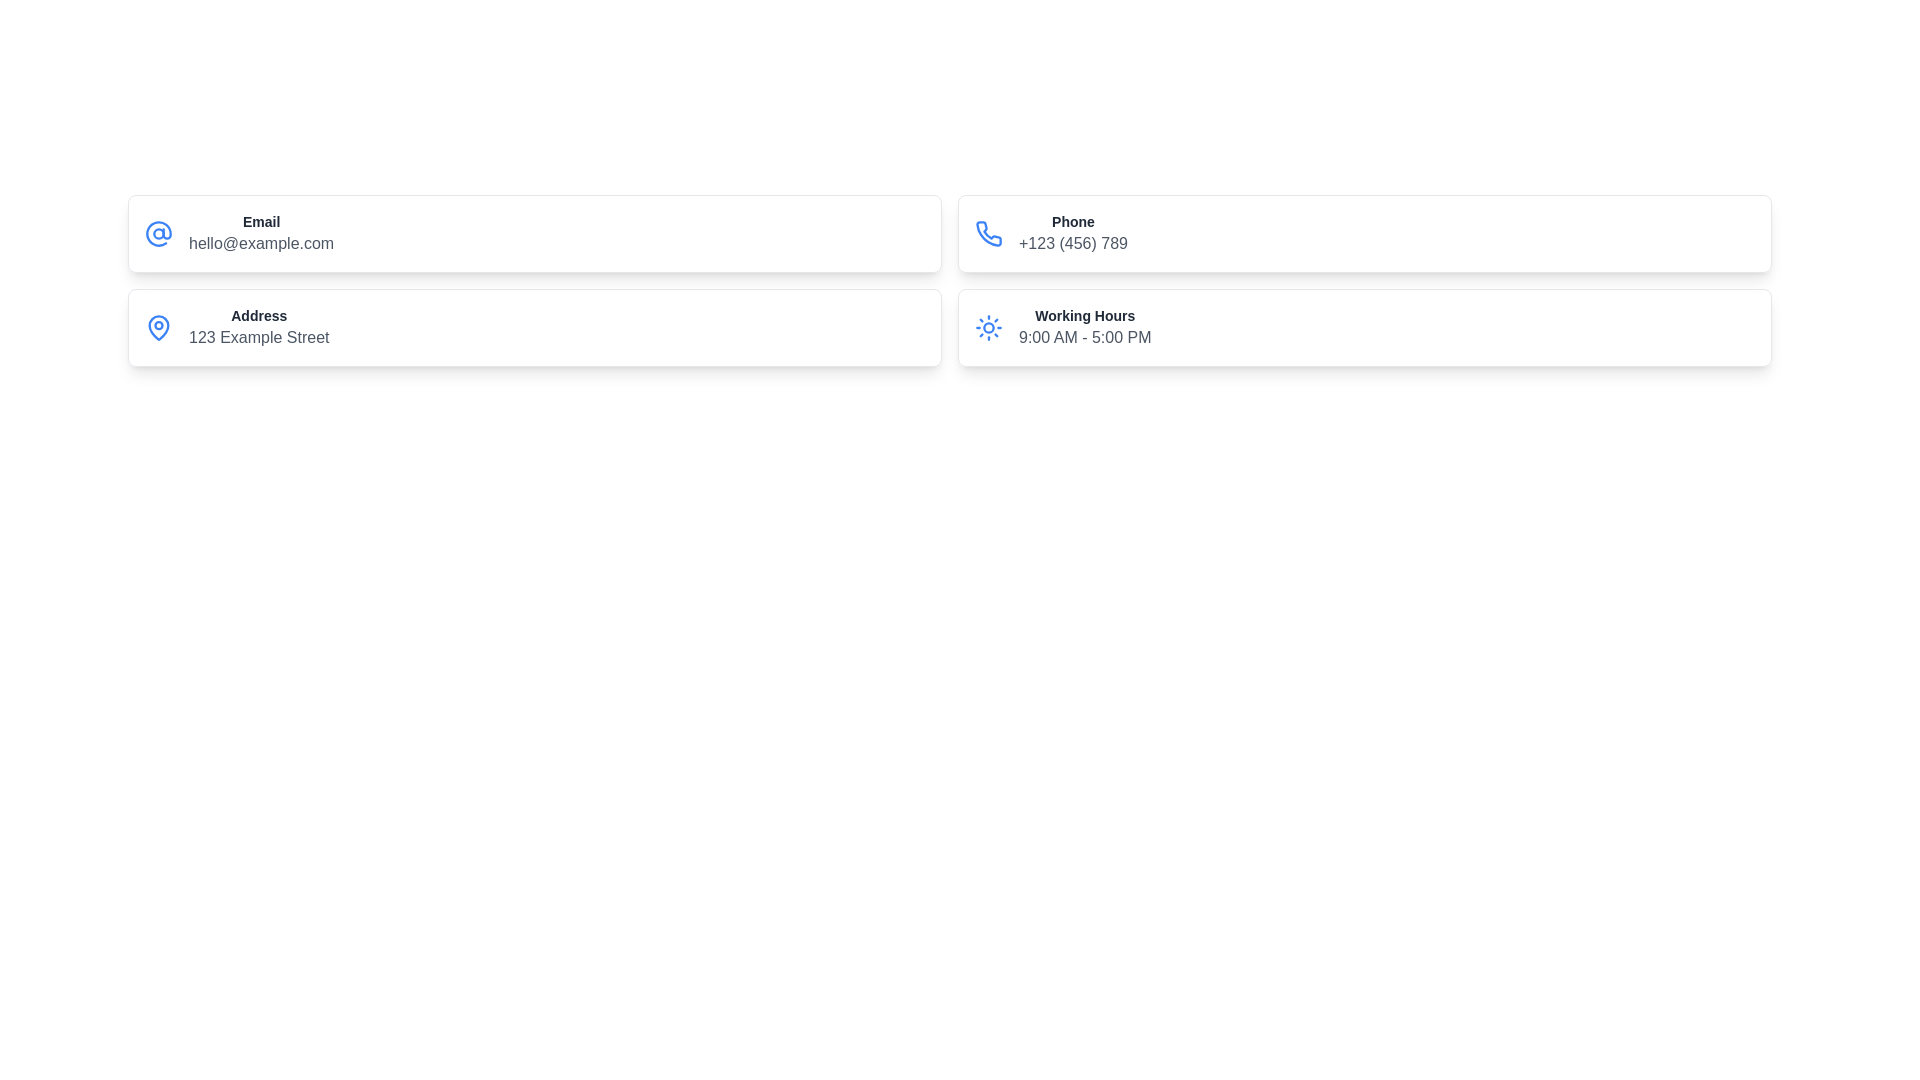 Image resolution: width=1920 pixels, height=1080 pixels. I want to click on the textual information display that shows the phone number, located in the right-hand card of the top row in the grid layout, immediately to the right of the phone icon, so click(1072, 233).